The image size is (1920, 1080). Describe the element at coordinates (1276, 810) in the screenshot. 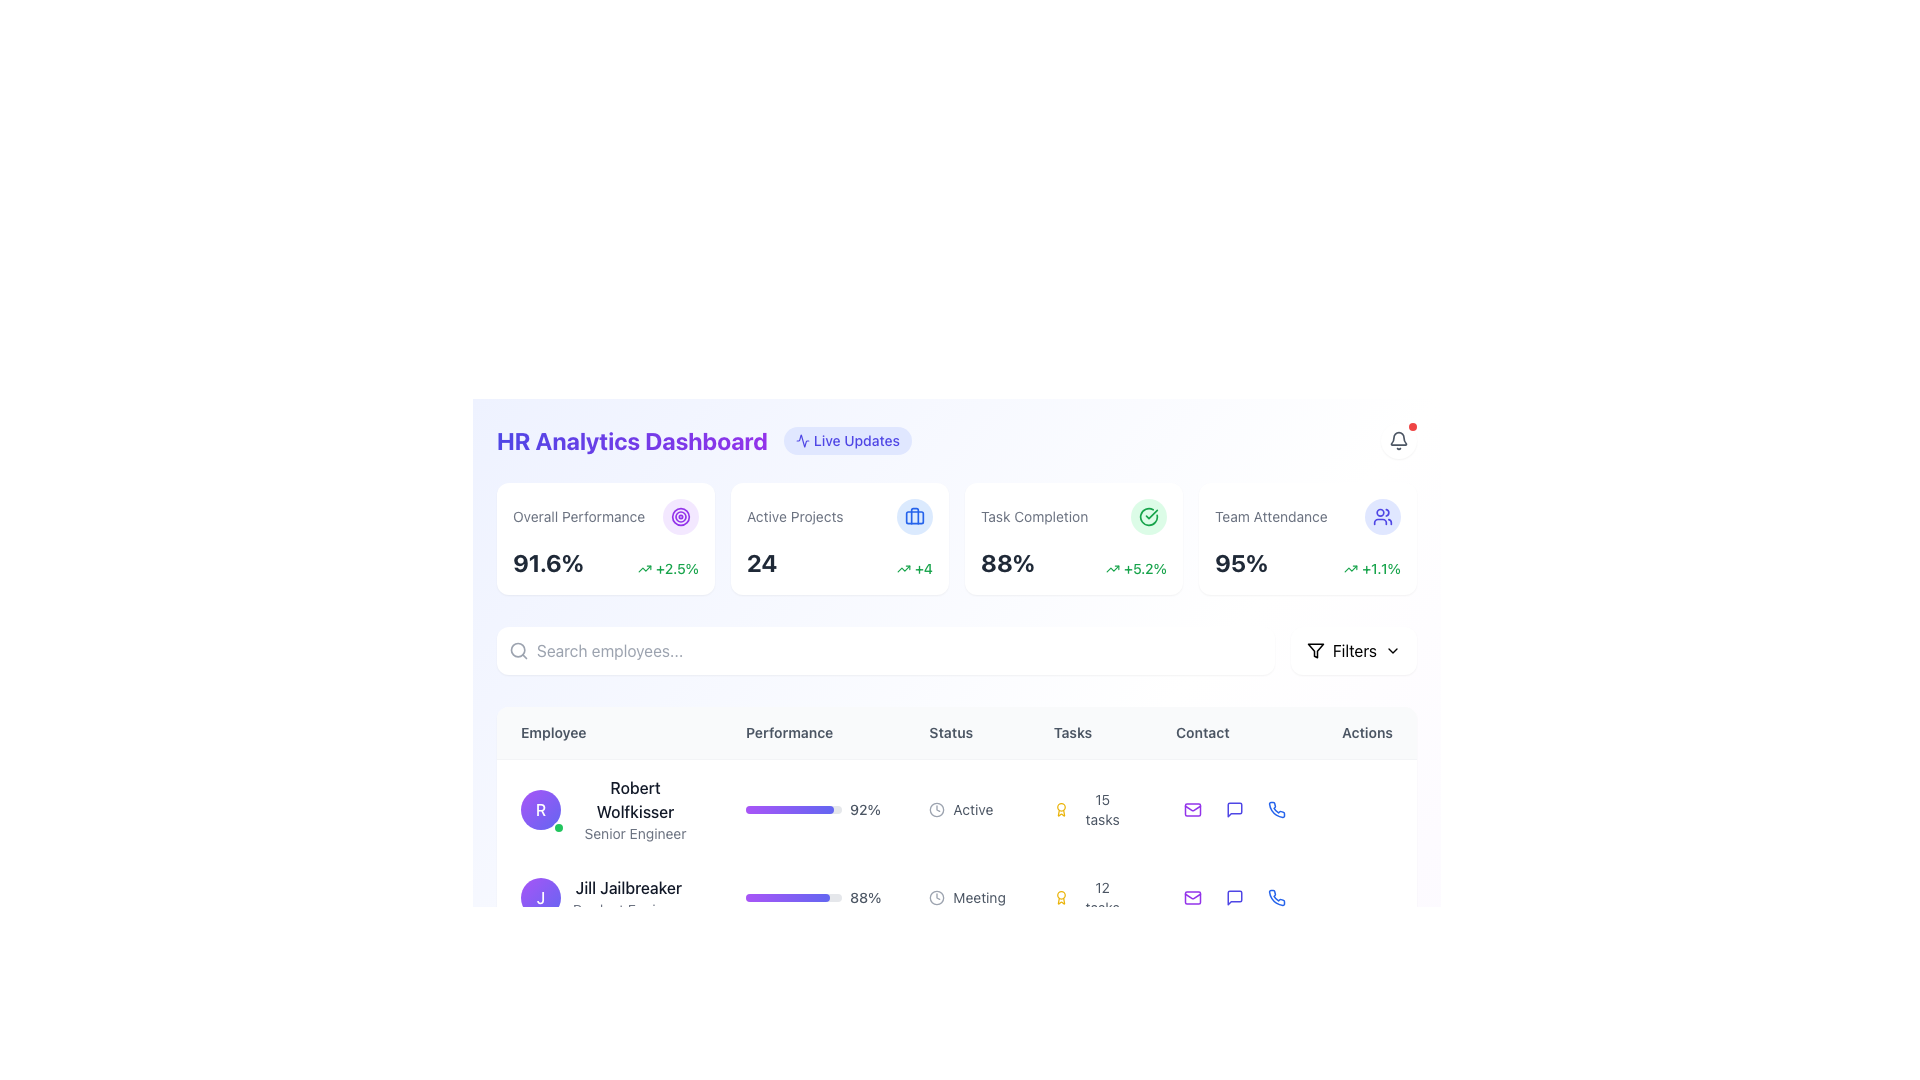

I see `the phone icon representing communication options for Jill Jailbreaker located` at that location.